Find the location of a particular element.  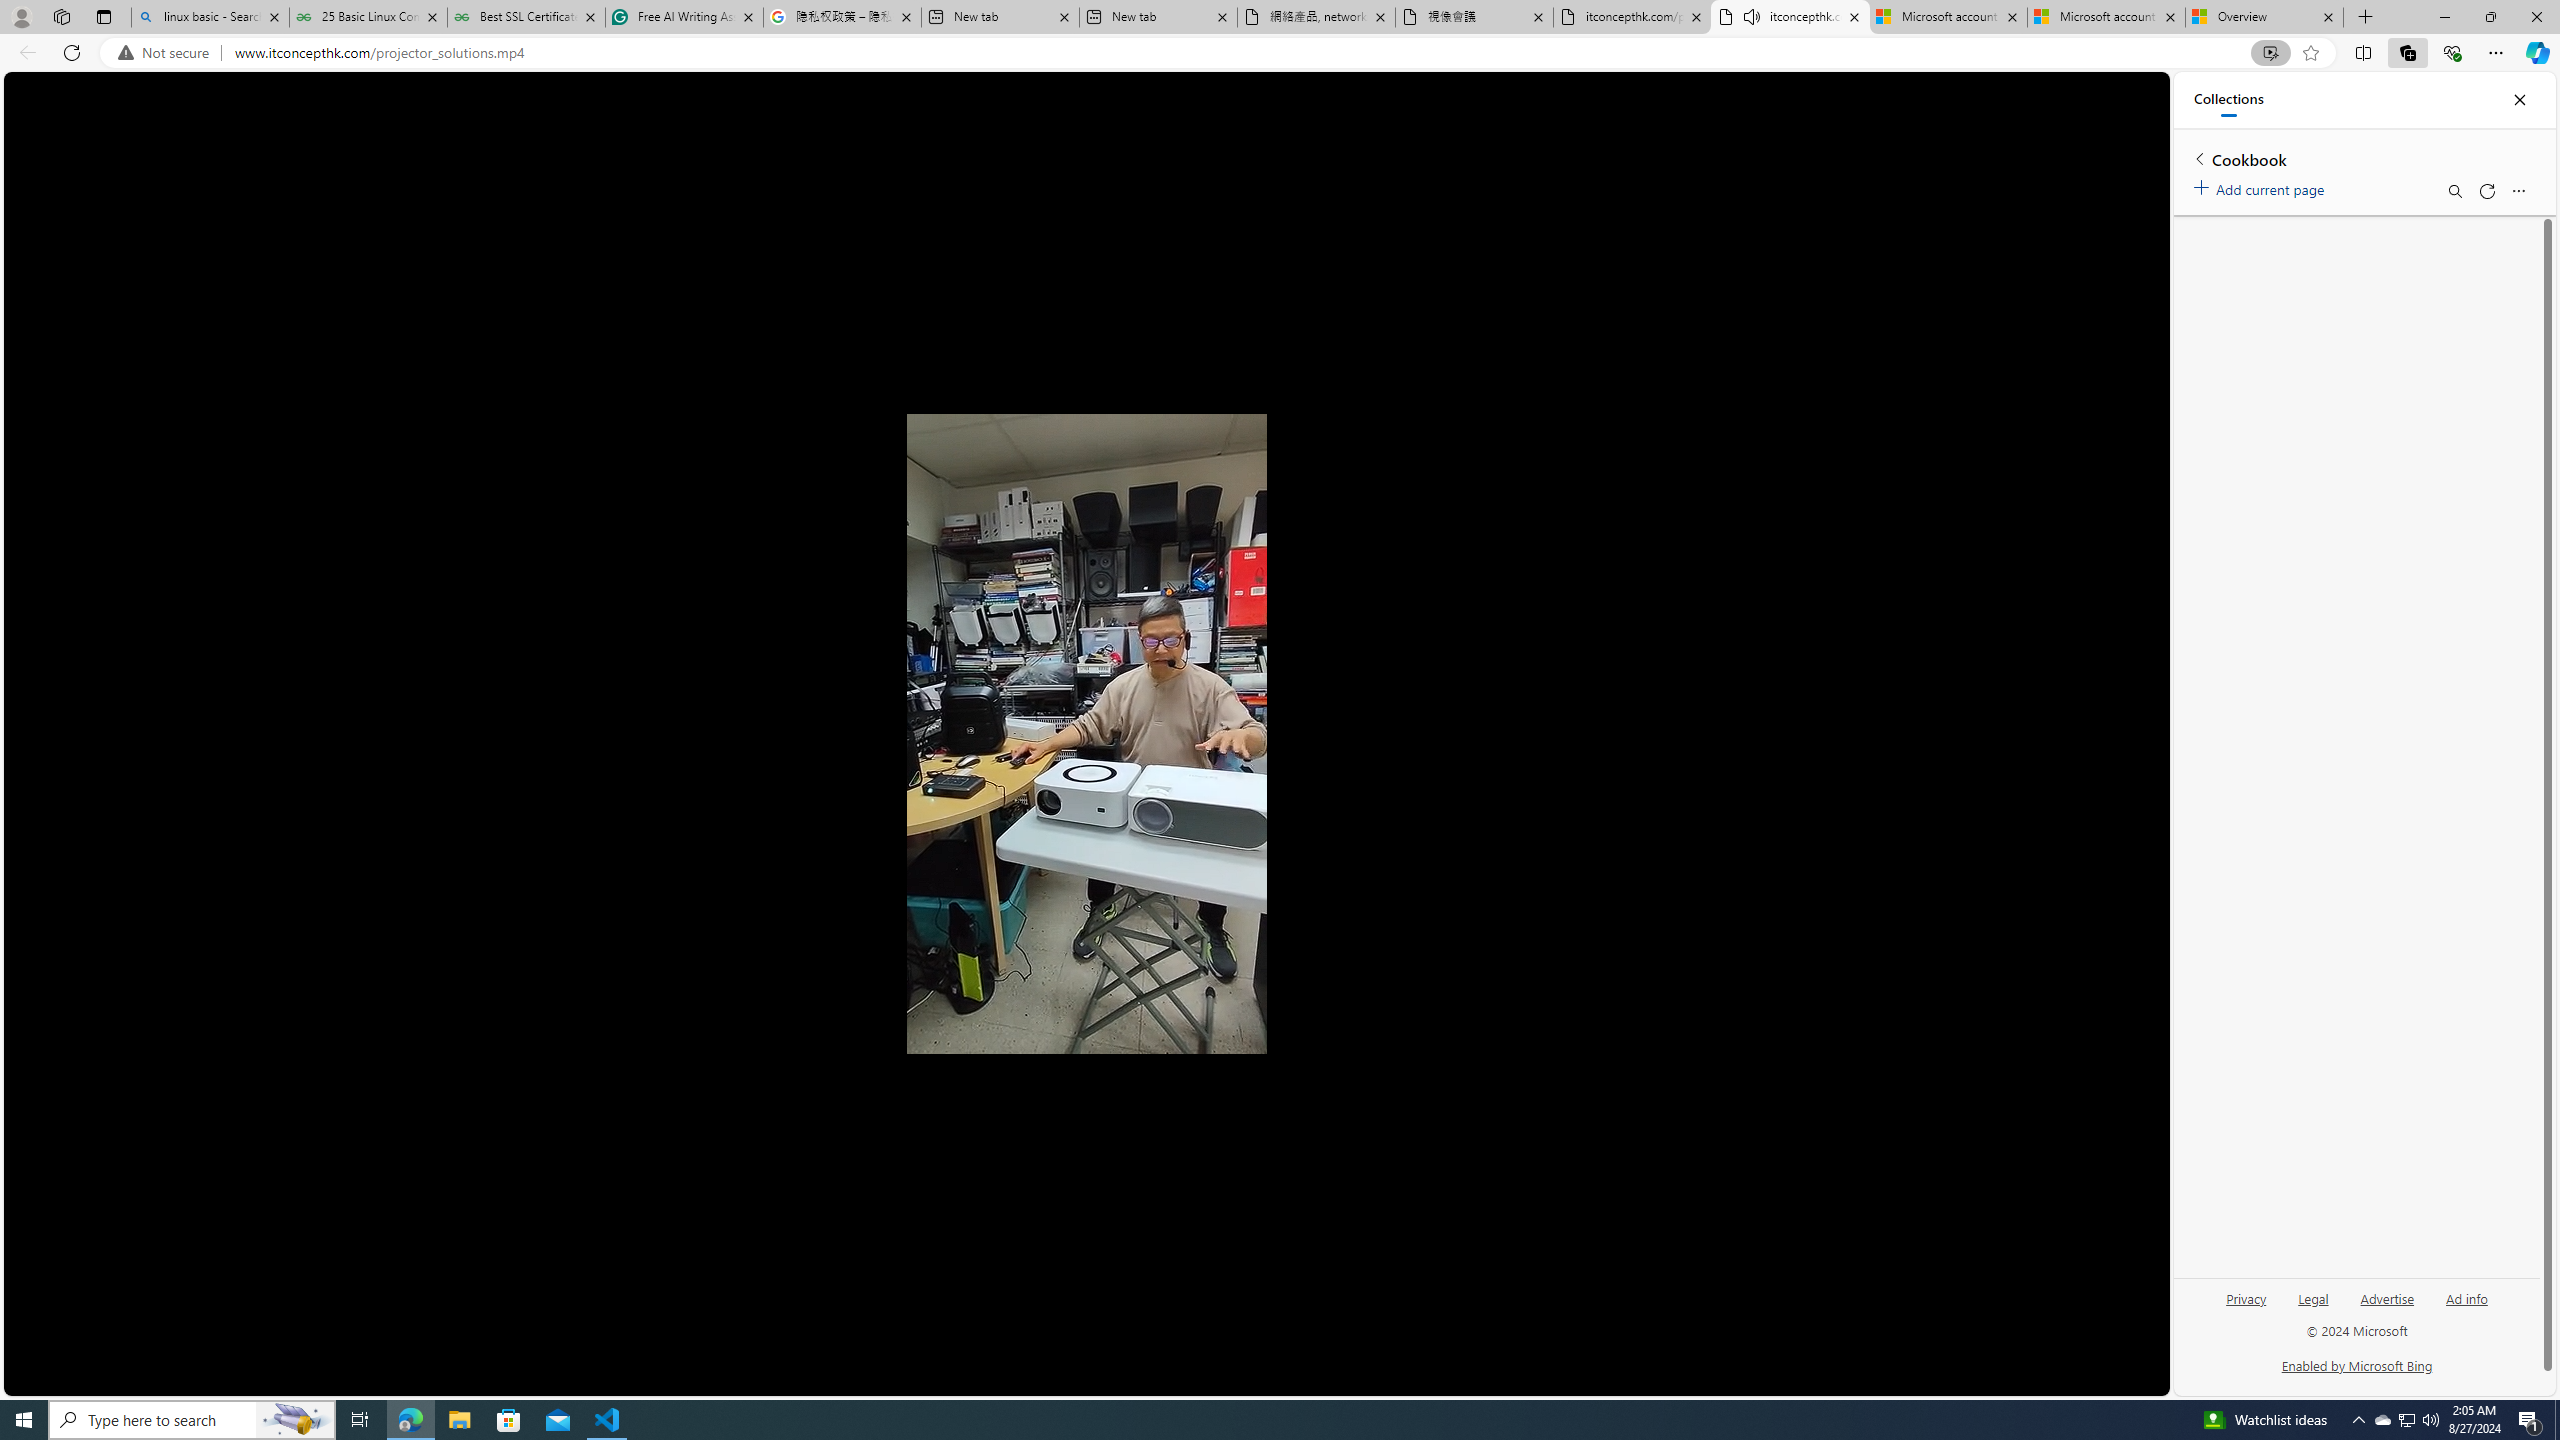

'More options menu' is located at coordinates (2519, 191).